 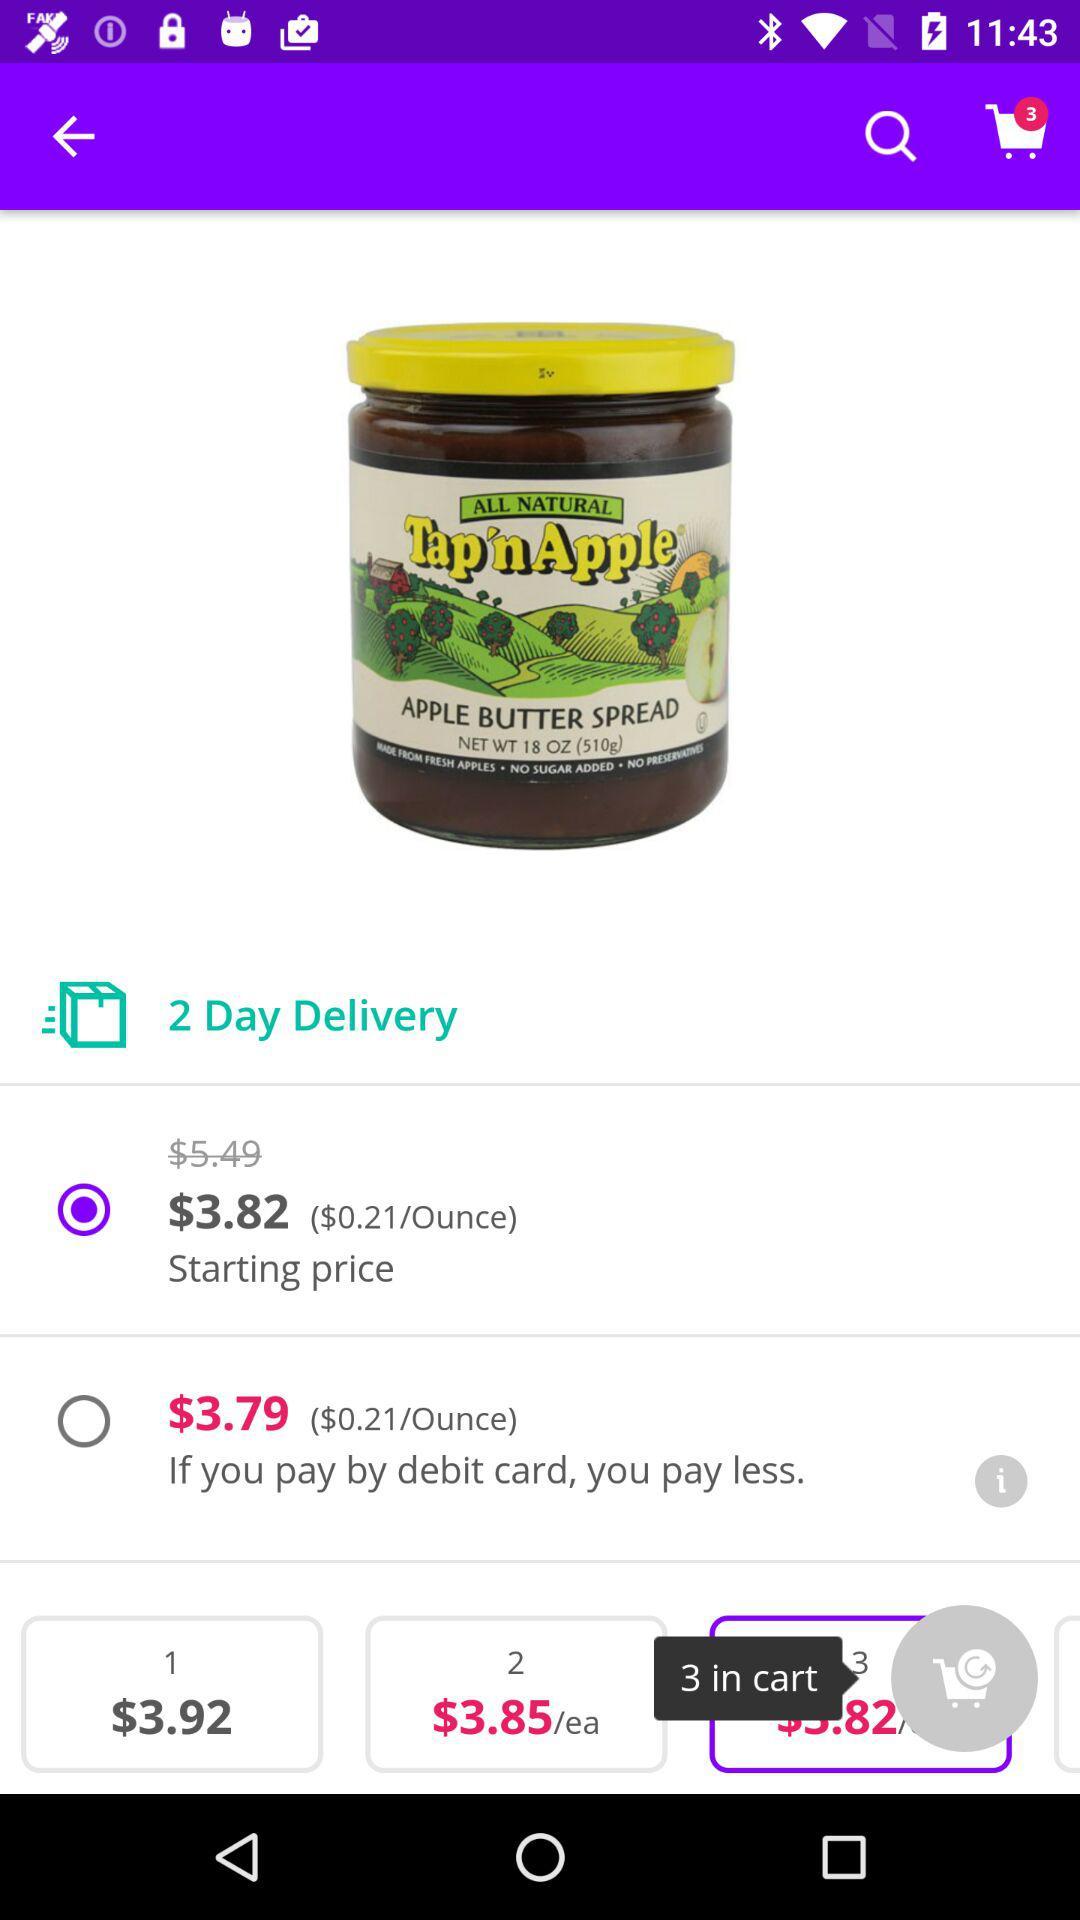 What do you see at coordinates (1001, 1481) in the screenshot?
I see `more information` at bounding box center [1001, 1481].